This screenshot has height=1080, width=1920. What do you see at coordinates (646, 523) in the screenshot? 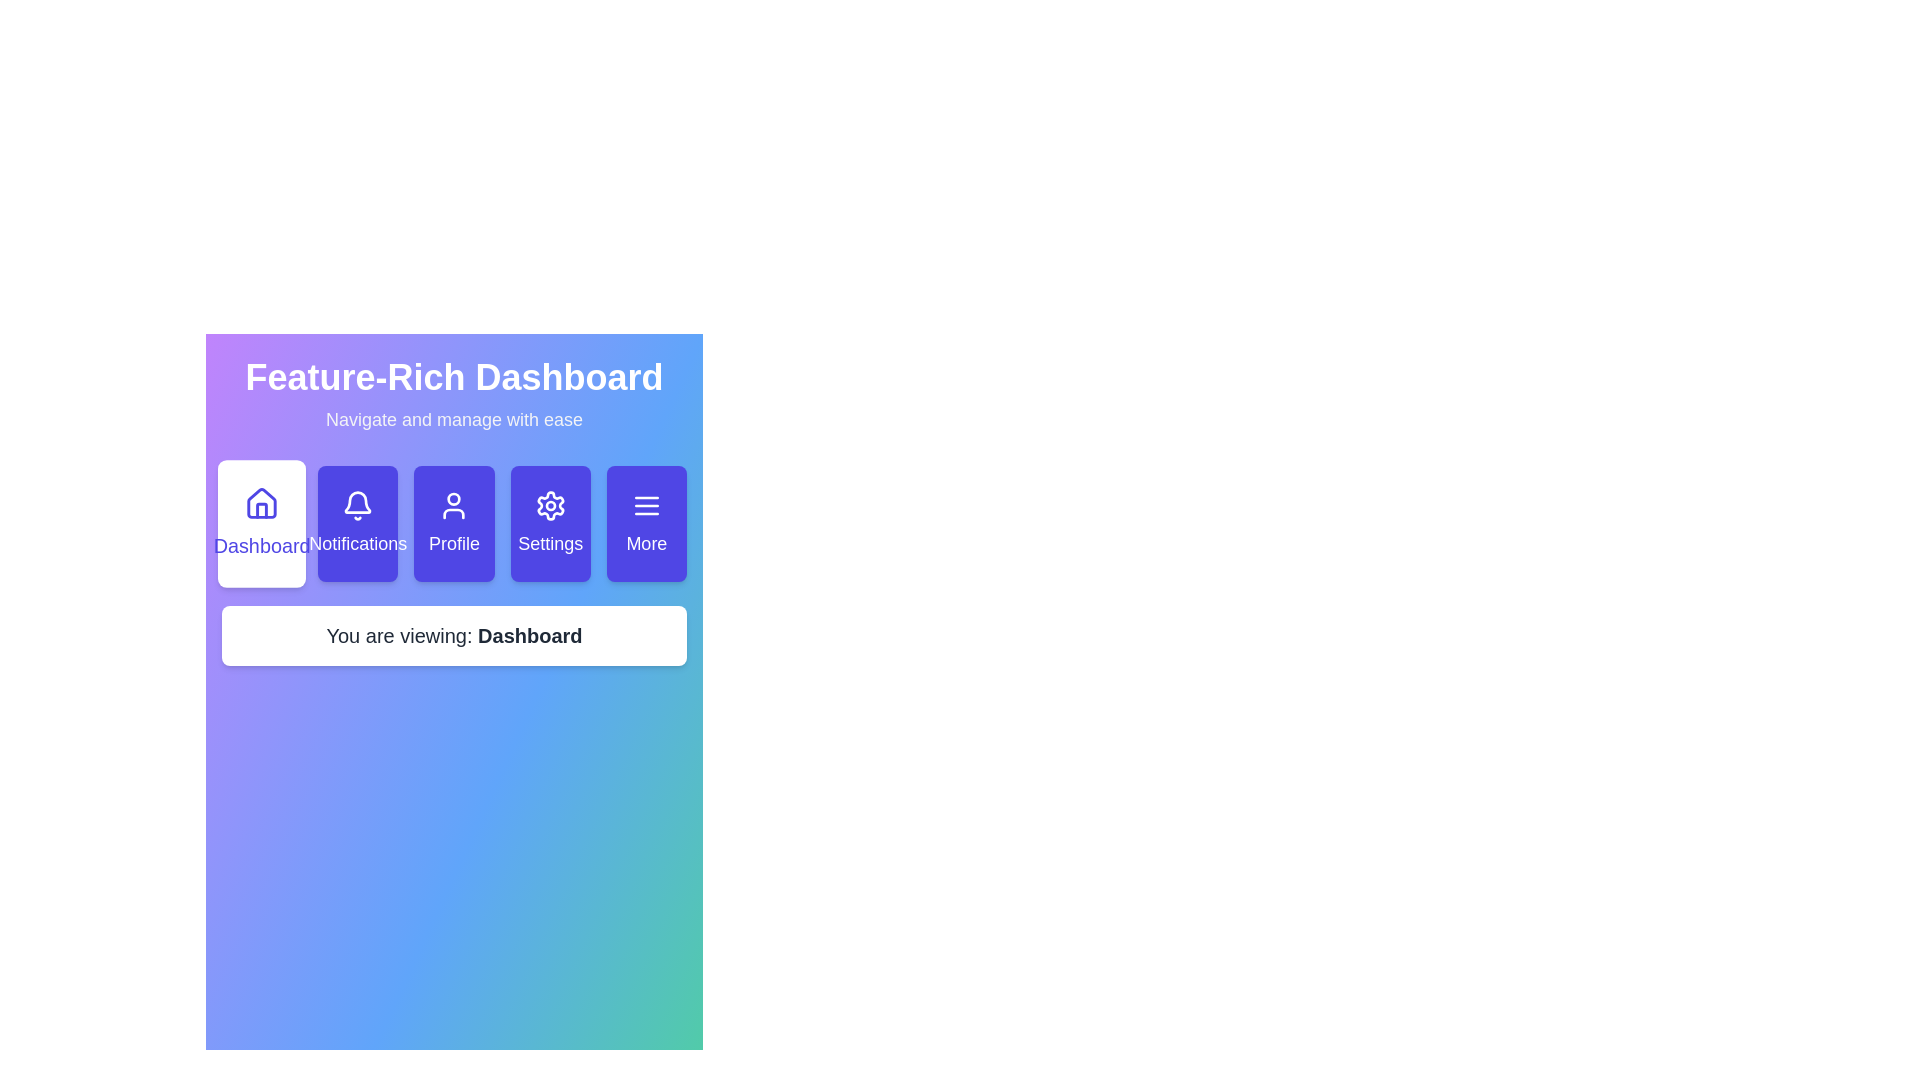
I see `the rounded rectangular 'More' button with a purple background and white text, located at the far-right side of the grid` at bounding box center [646, 523].